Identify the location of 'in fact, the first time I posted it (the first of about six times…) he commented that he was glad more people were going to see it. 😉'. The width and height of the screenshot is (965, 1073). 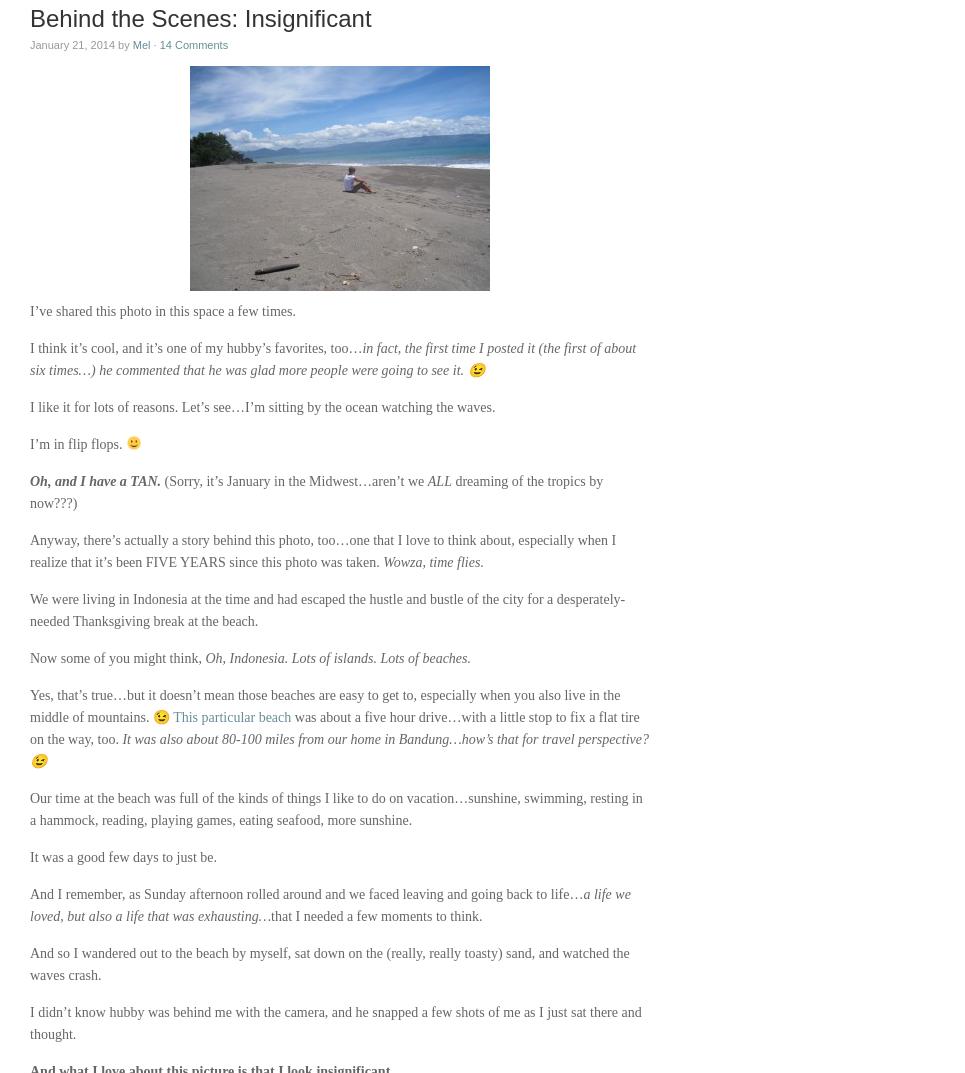
(29, 358).